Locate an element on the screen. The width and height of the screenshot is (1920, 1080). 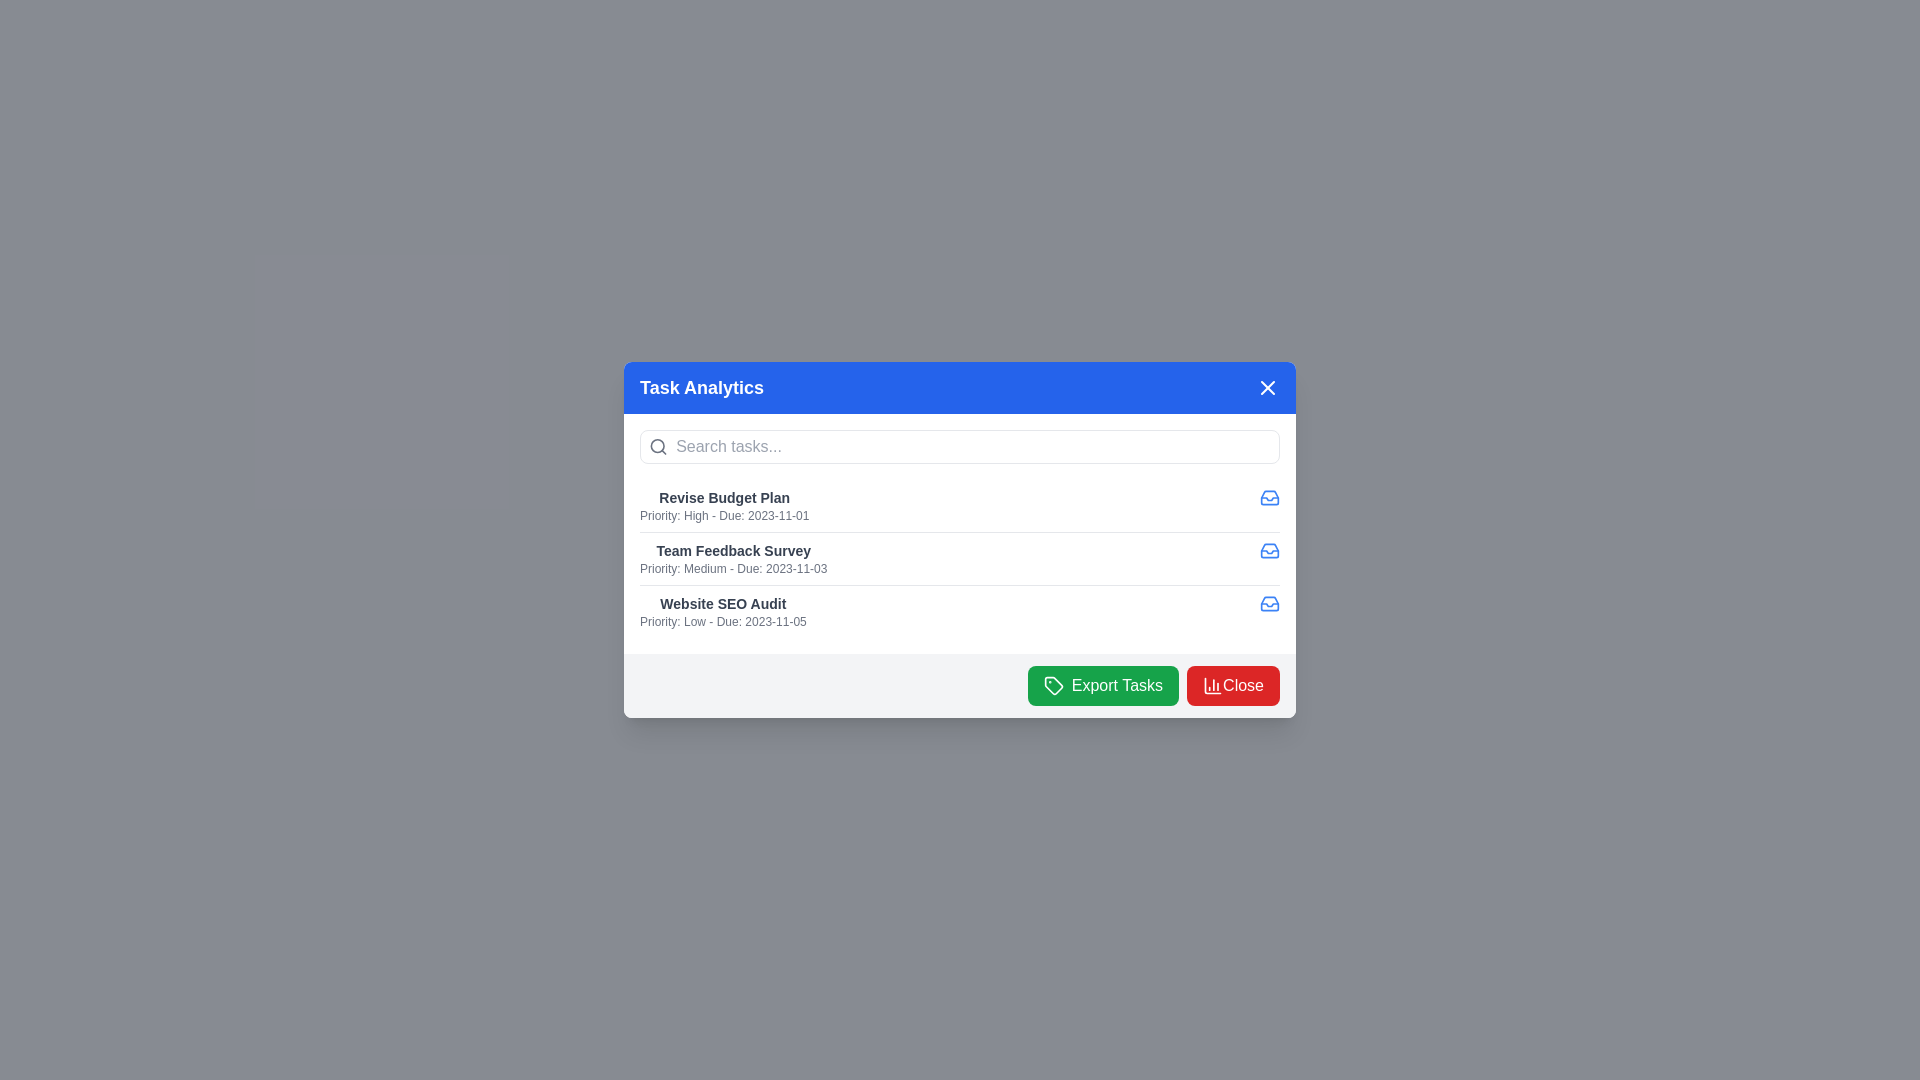
the blue inbox-shaped icon located is located at coordinates (1269, 603).